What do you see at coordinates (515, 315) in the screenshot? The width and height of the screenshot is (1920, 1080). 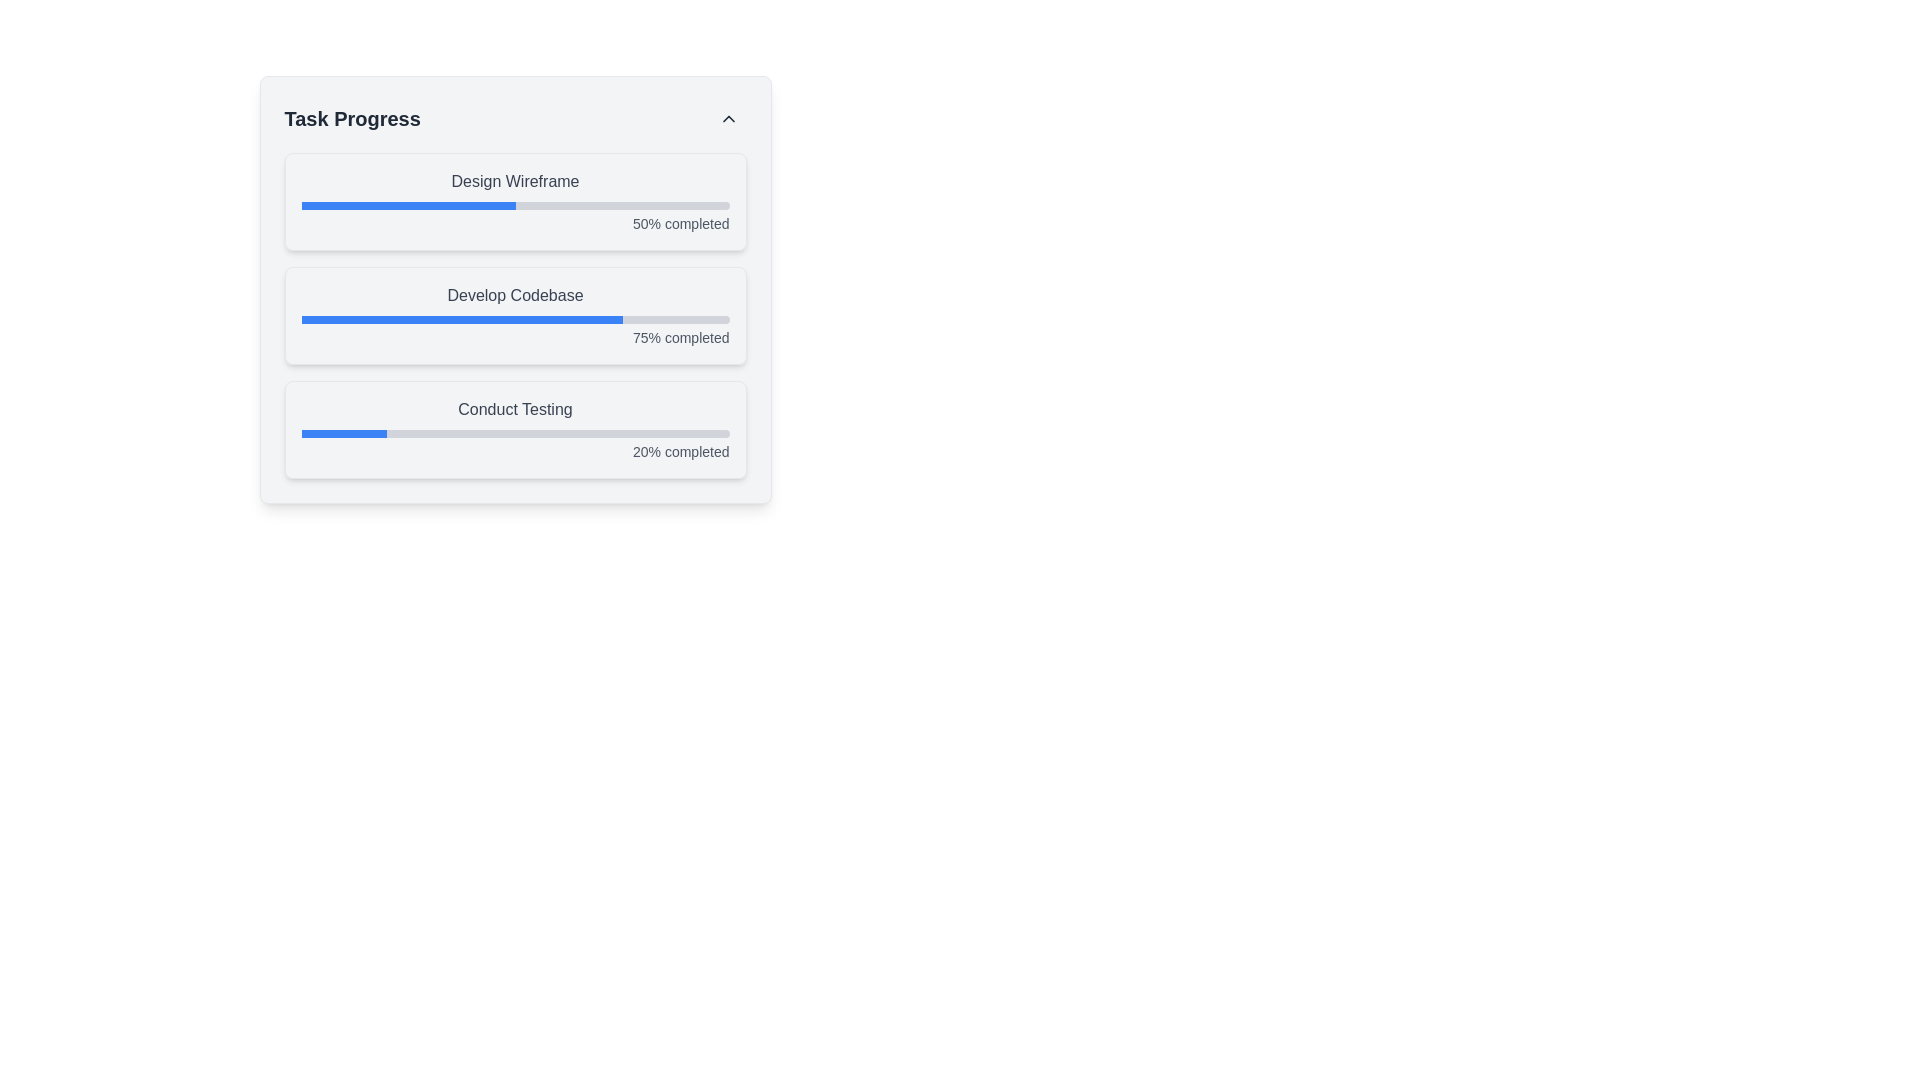 I see `the progress indicator representing 'Develop Codebase', which shows 75% completion, located in the middle section of the task list` at bounding box center [515, 315].